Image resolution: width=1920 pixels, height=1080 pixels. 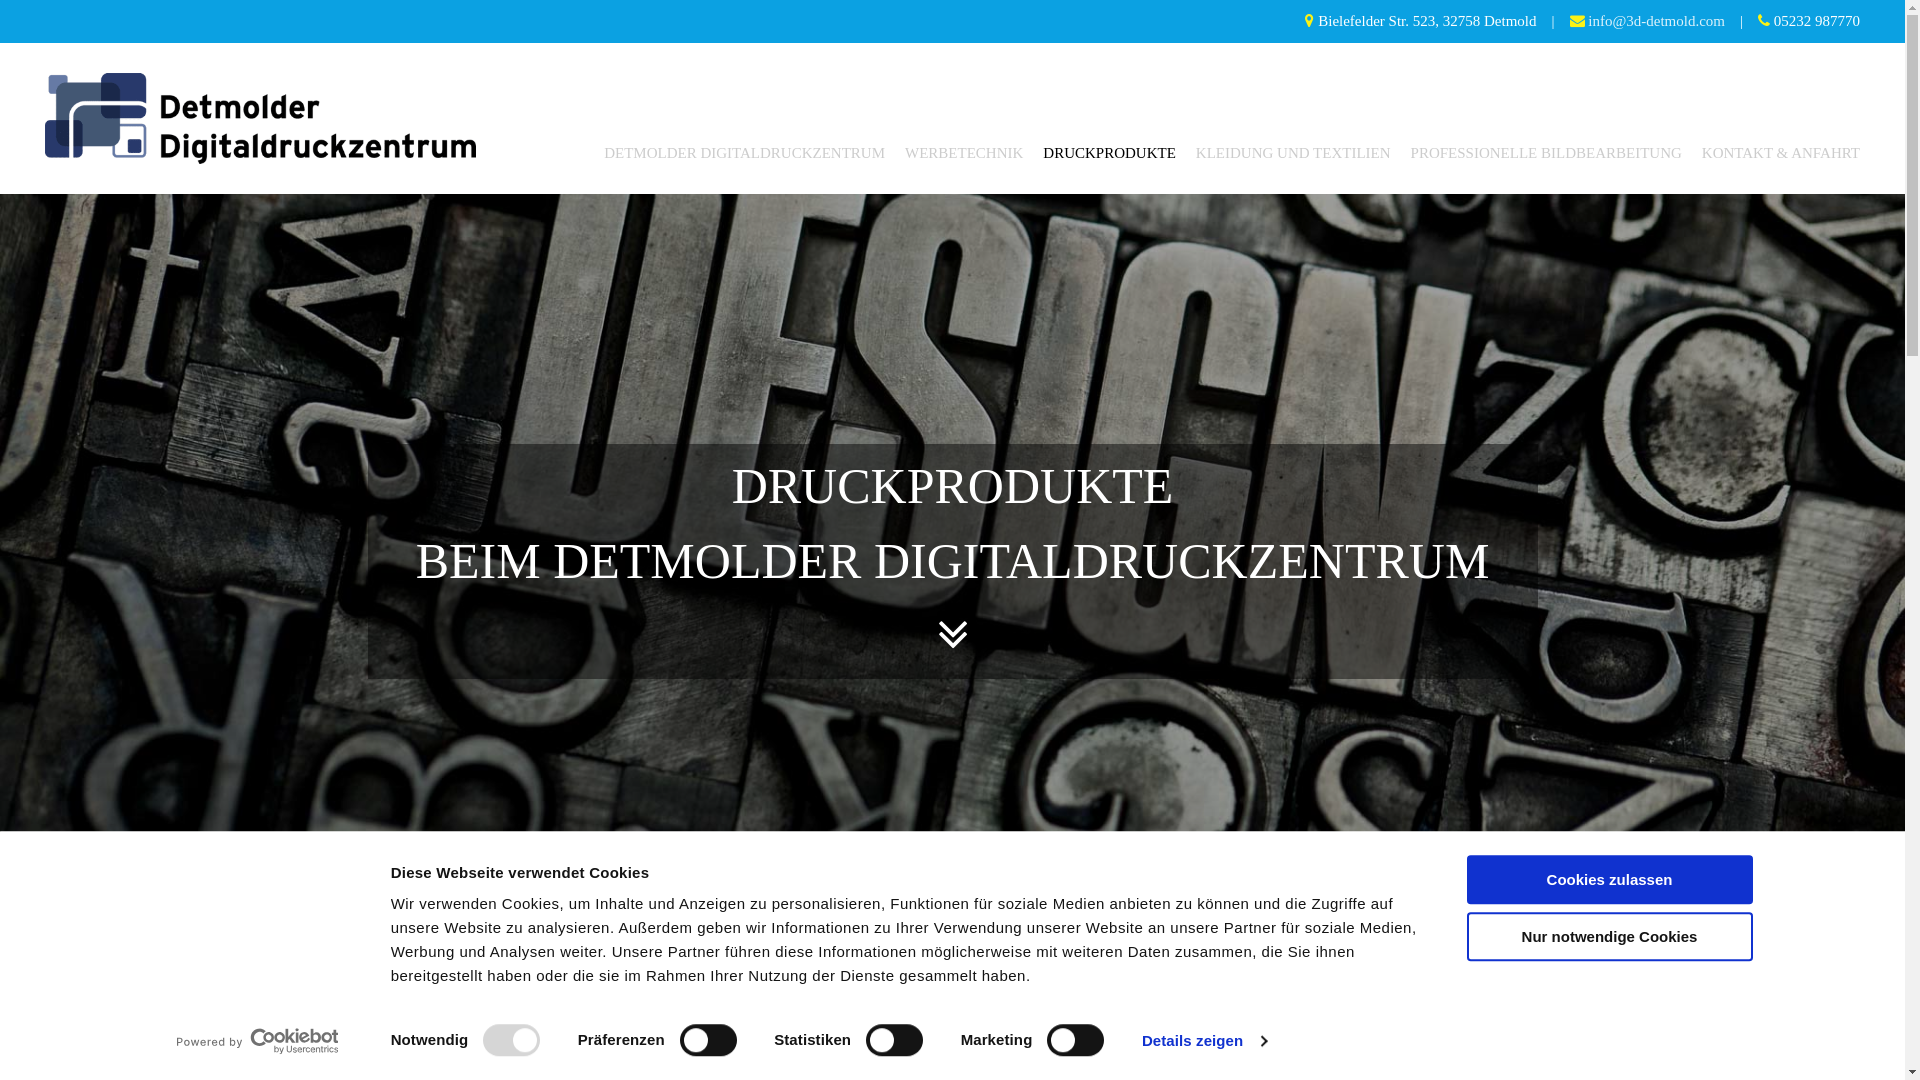 I want to click on 'Details zeigen', so click(x=1203, y=1040).